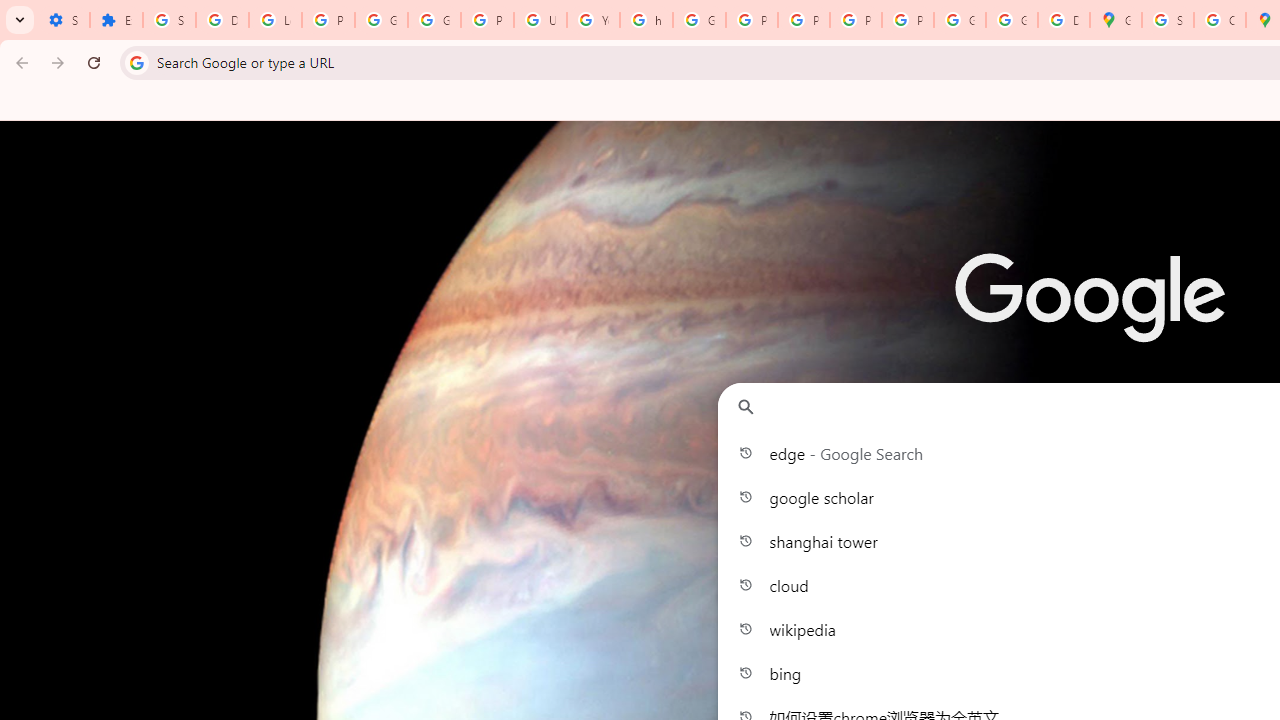 The width and height of the screenshot is (1280, 720). Describe the element at coordinates (381, 20) in the screenshot. I see `'Google Account Help'` at that location.